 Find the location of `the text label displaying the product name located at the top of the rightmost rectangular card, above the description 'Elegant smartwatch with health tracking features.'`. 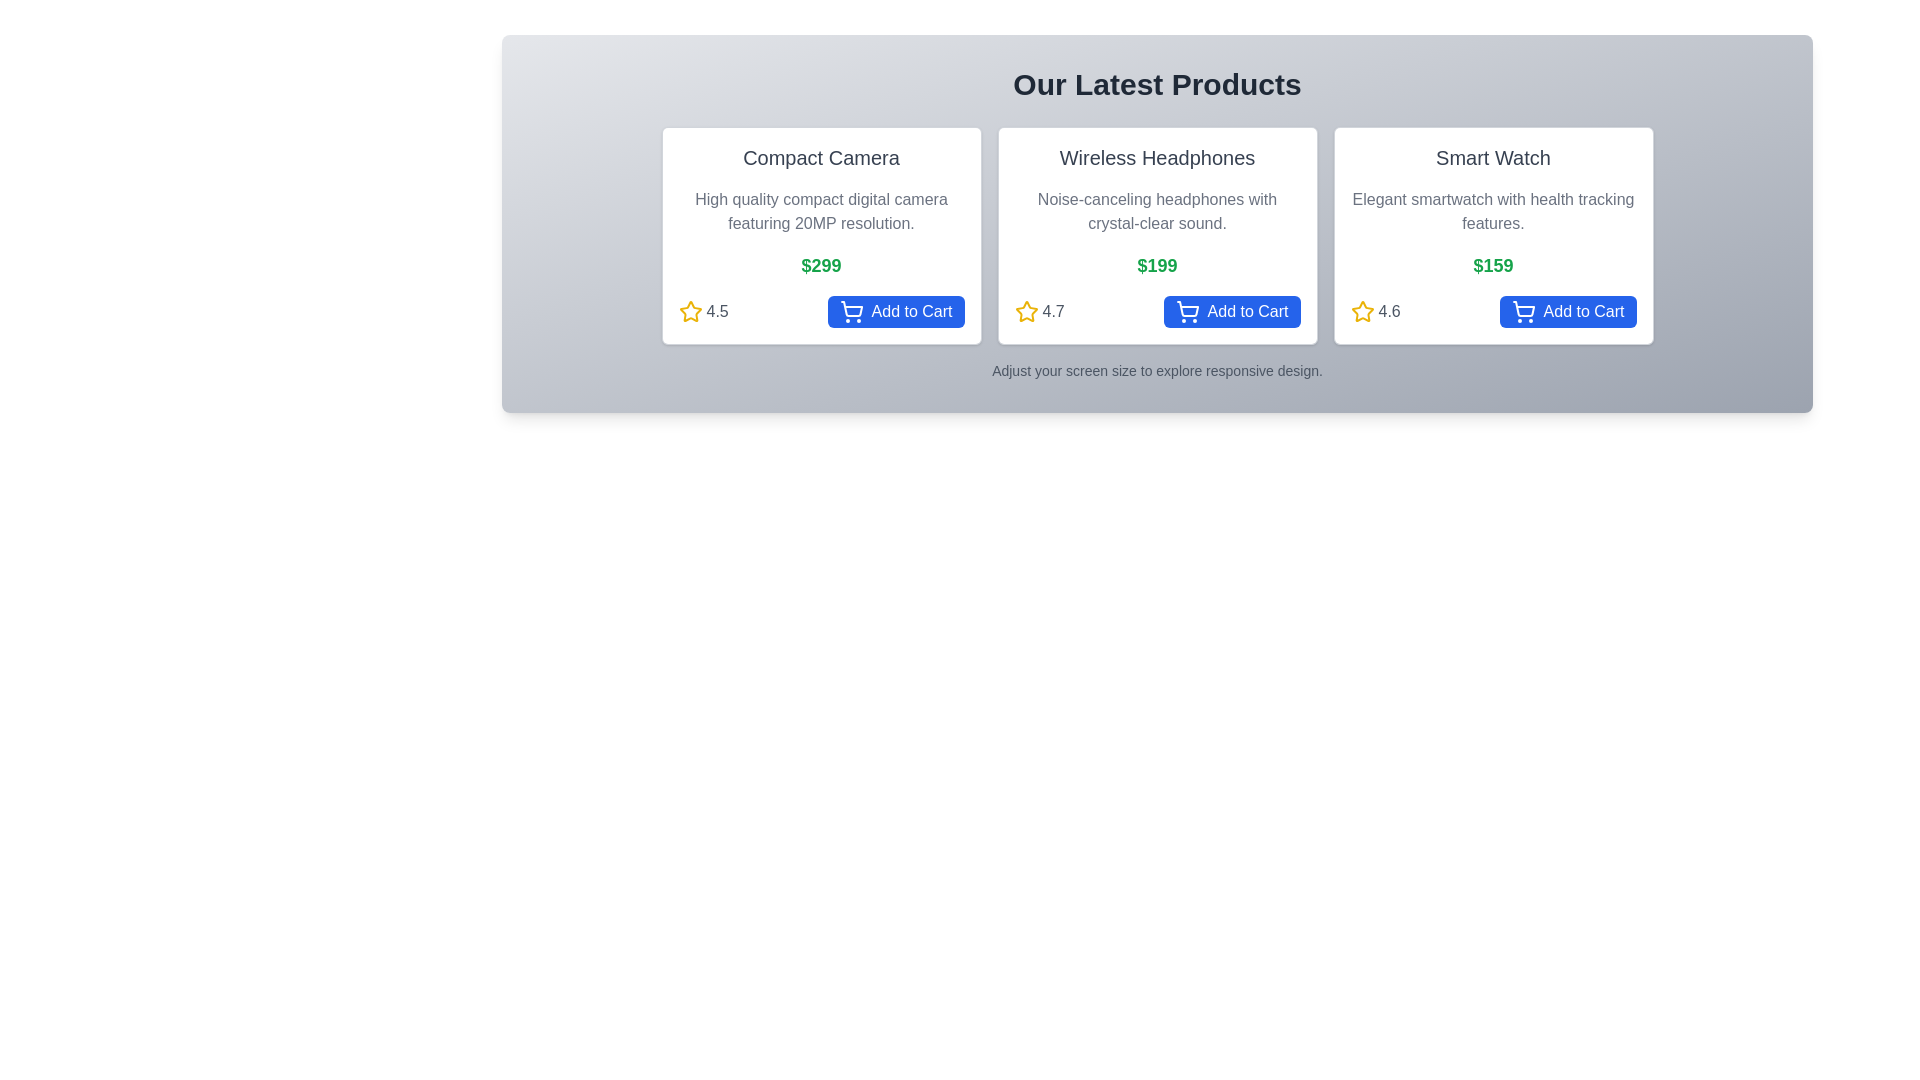

the text label displaying the product name located at the top of the rightmost rectangular card, above the description 'Elegant smartwatch with health tracking features.' is located at coordinates (1493, 157).